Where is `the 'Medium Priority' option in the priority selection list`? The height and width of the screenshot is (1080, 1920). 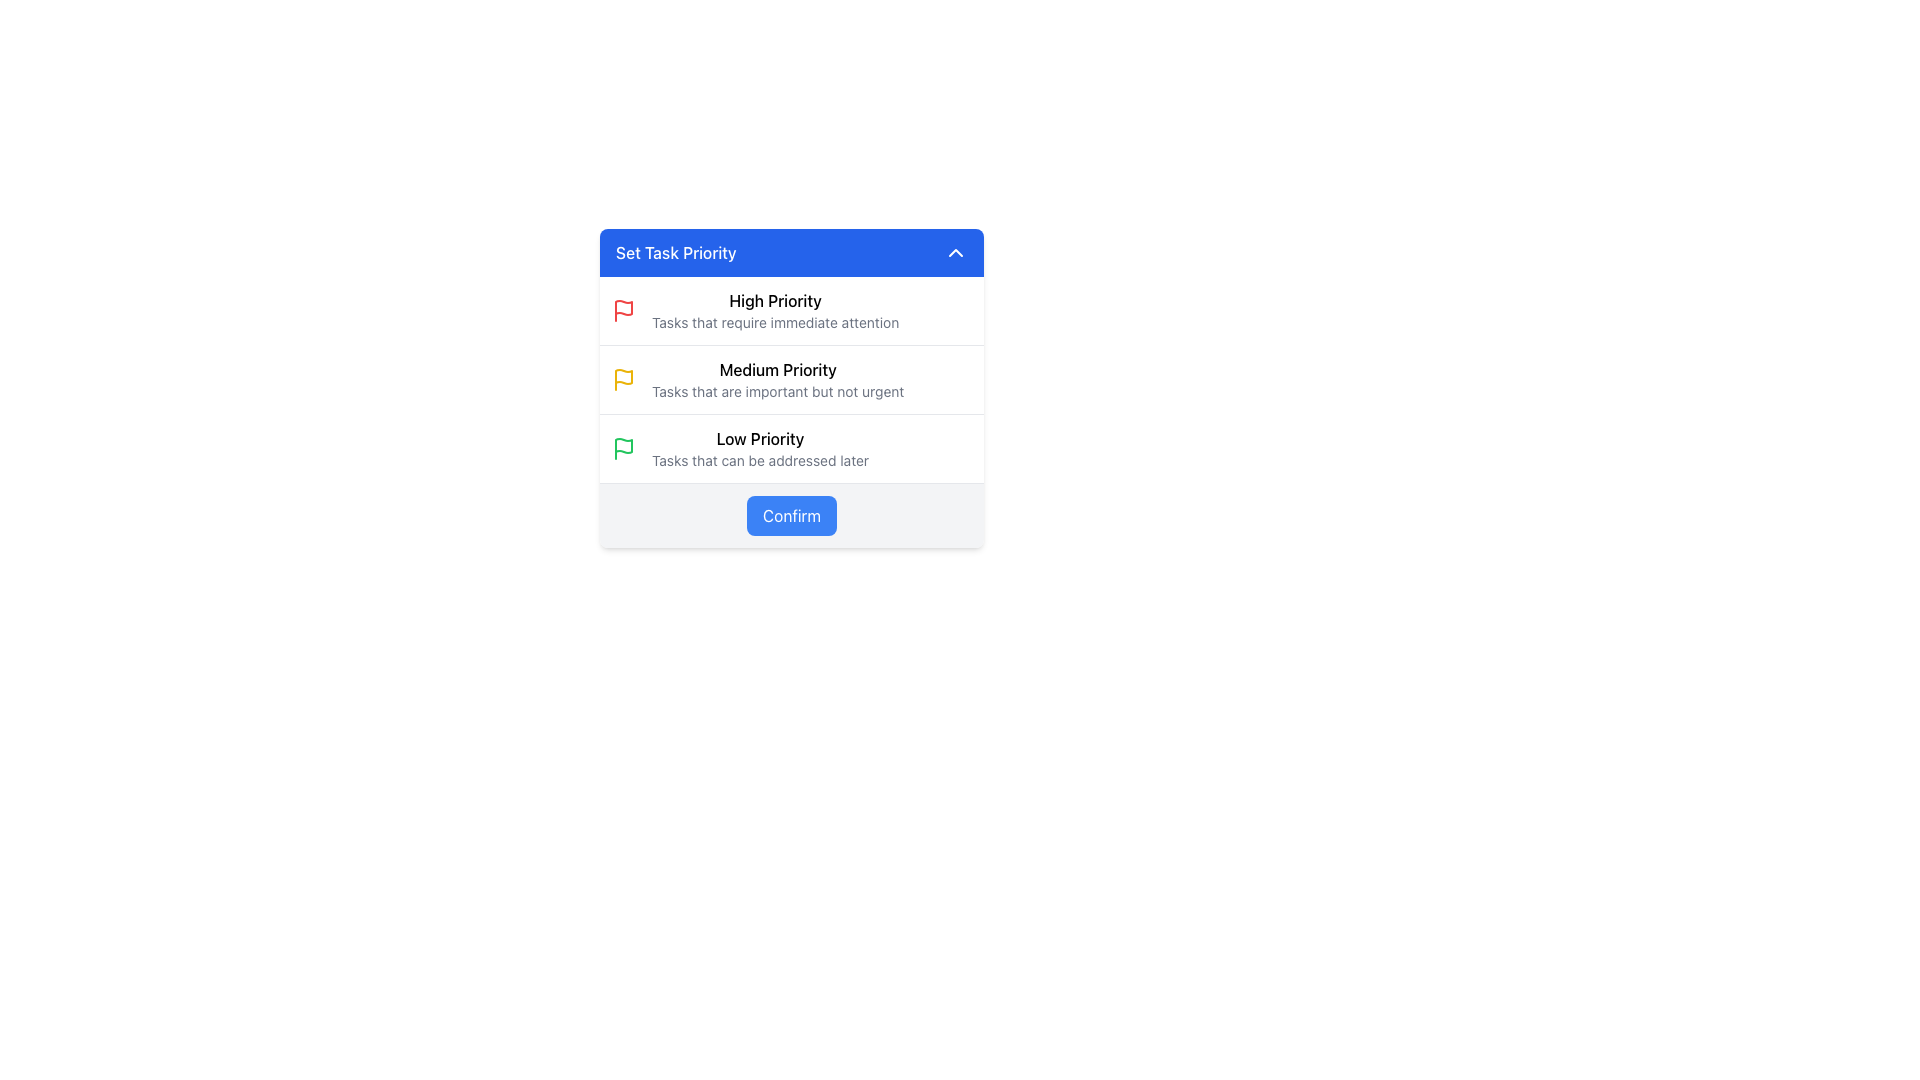 the 'Medium Priority' option in the priority selection list is located at coordinates (777, 380).